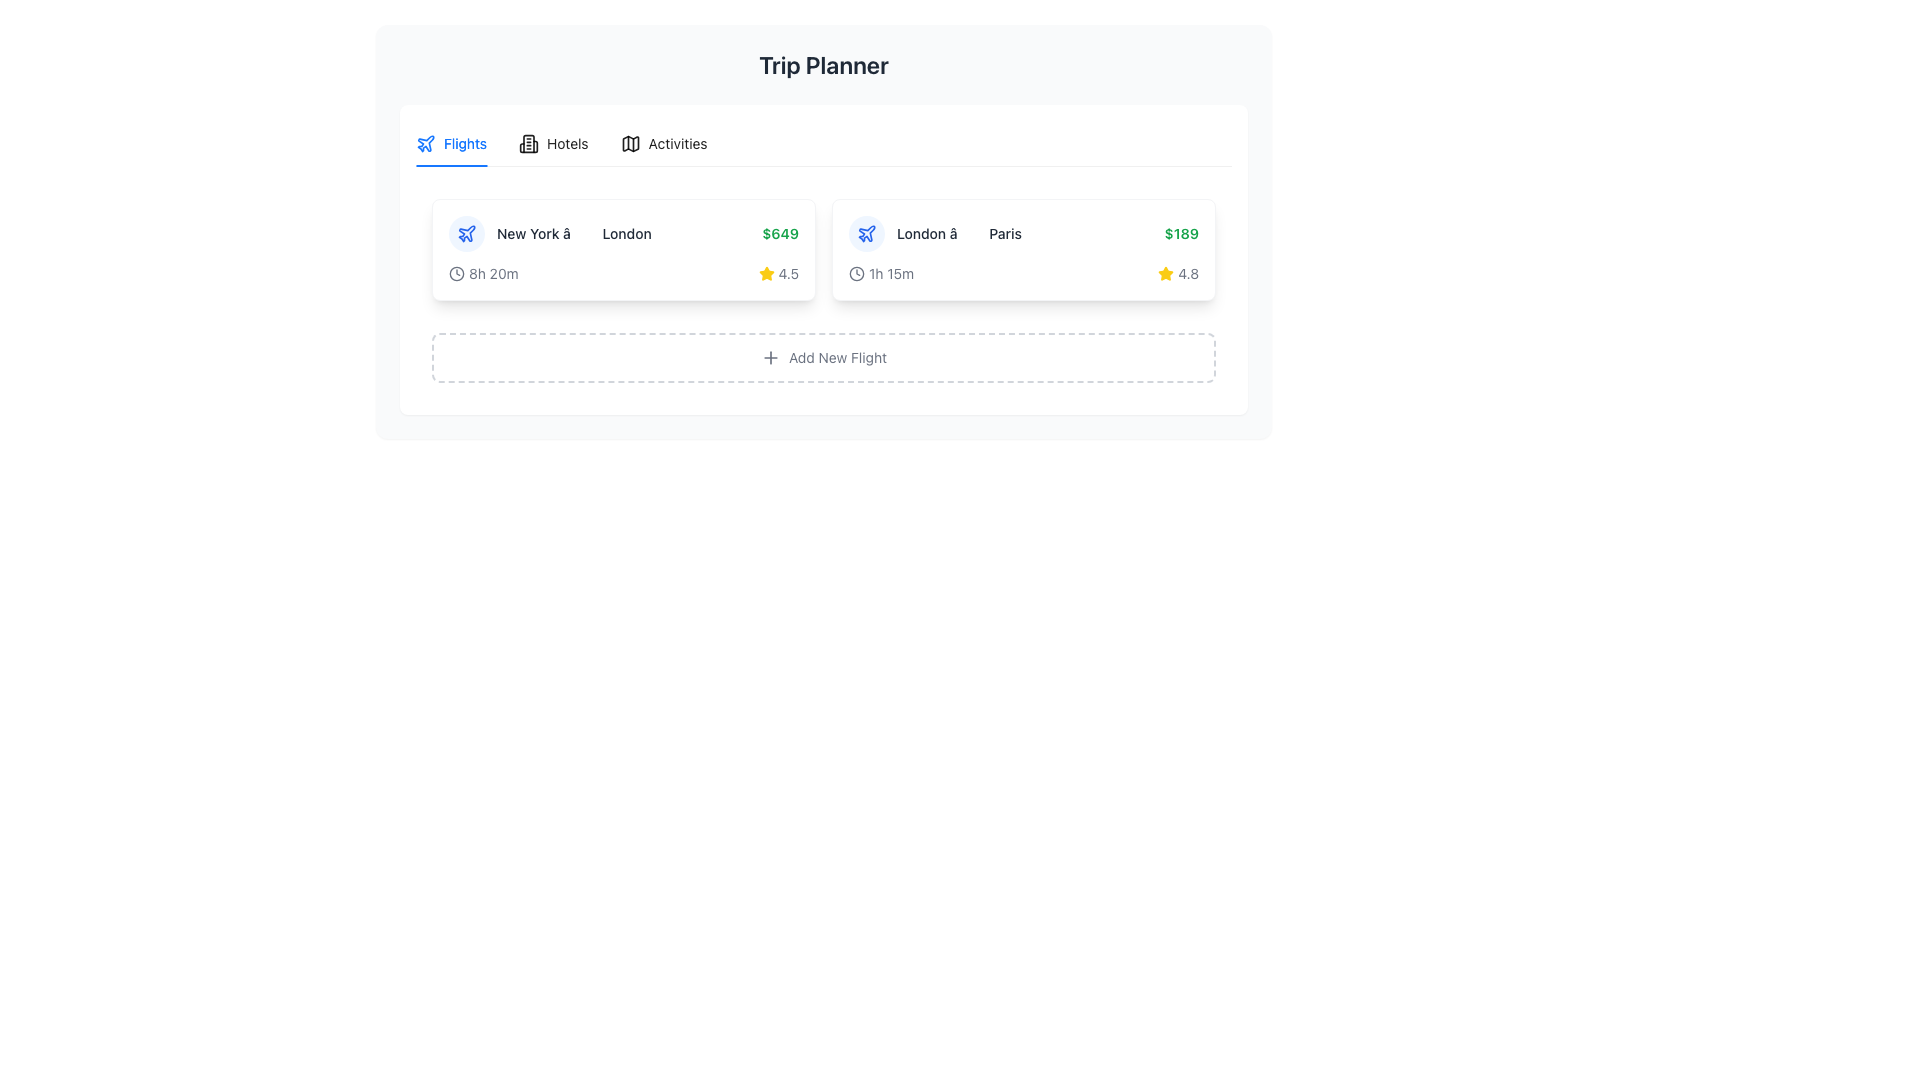 The image size is (1920, 1080). What do you see at coordinates (1166, 273) in the screenshot?
I see `the filled yellow star icon indicating a rating of 4.8 to interact with the rating system` at bounding box center [1166, 273].